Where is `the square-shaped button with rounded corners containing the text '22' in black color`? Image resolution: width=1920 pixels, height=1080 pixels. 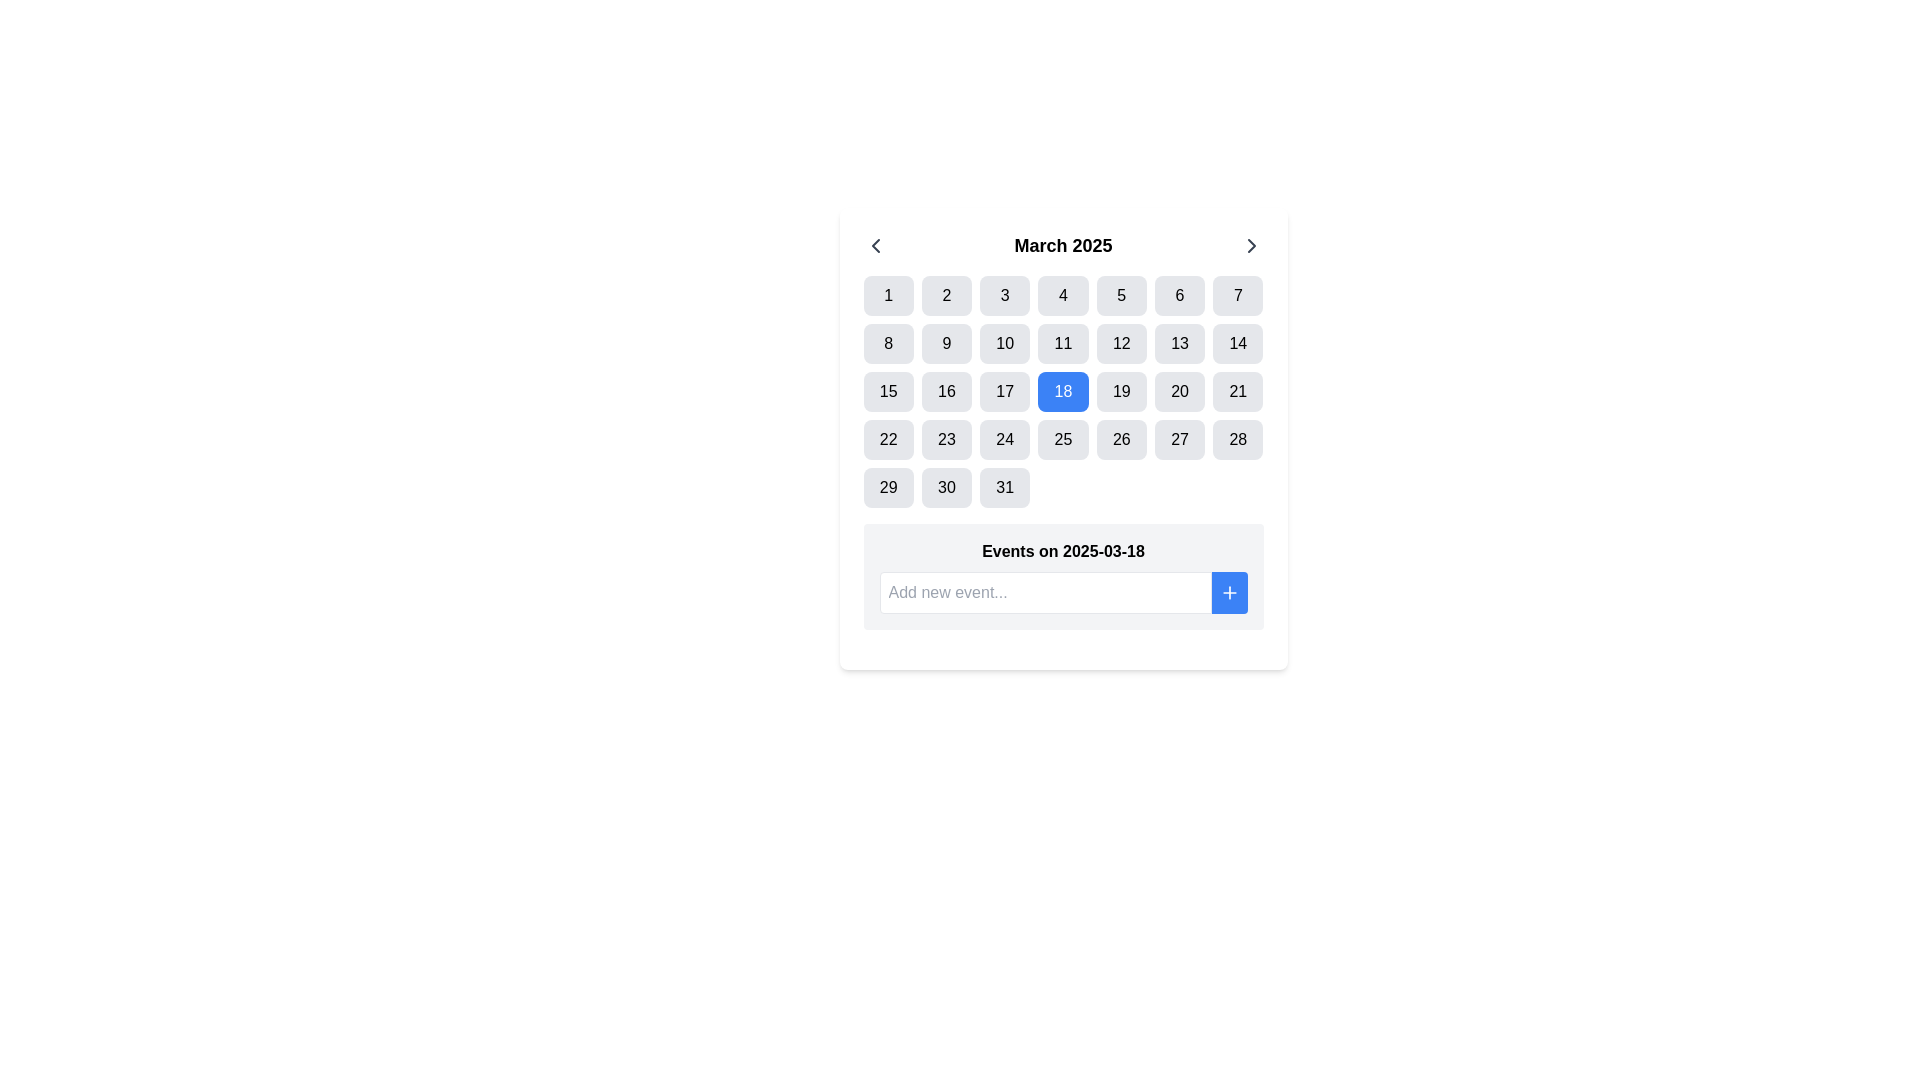 the square-shaped button with rounded corners containing the text '22' in black color is located at coordinates (887, 438).